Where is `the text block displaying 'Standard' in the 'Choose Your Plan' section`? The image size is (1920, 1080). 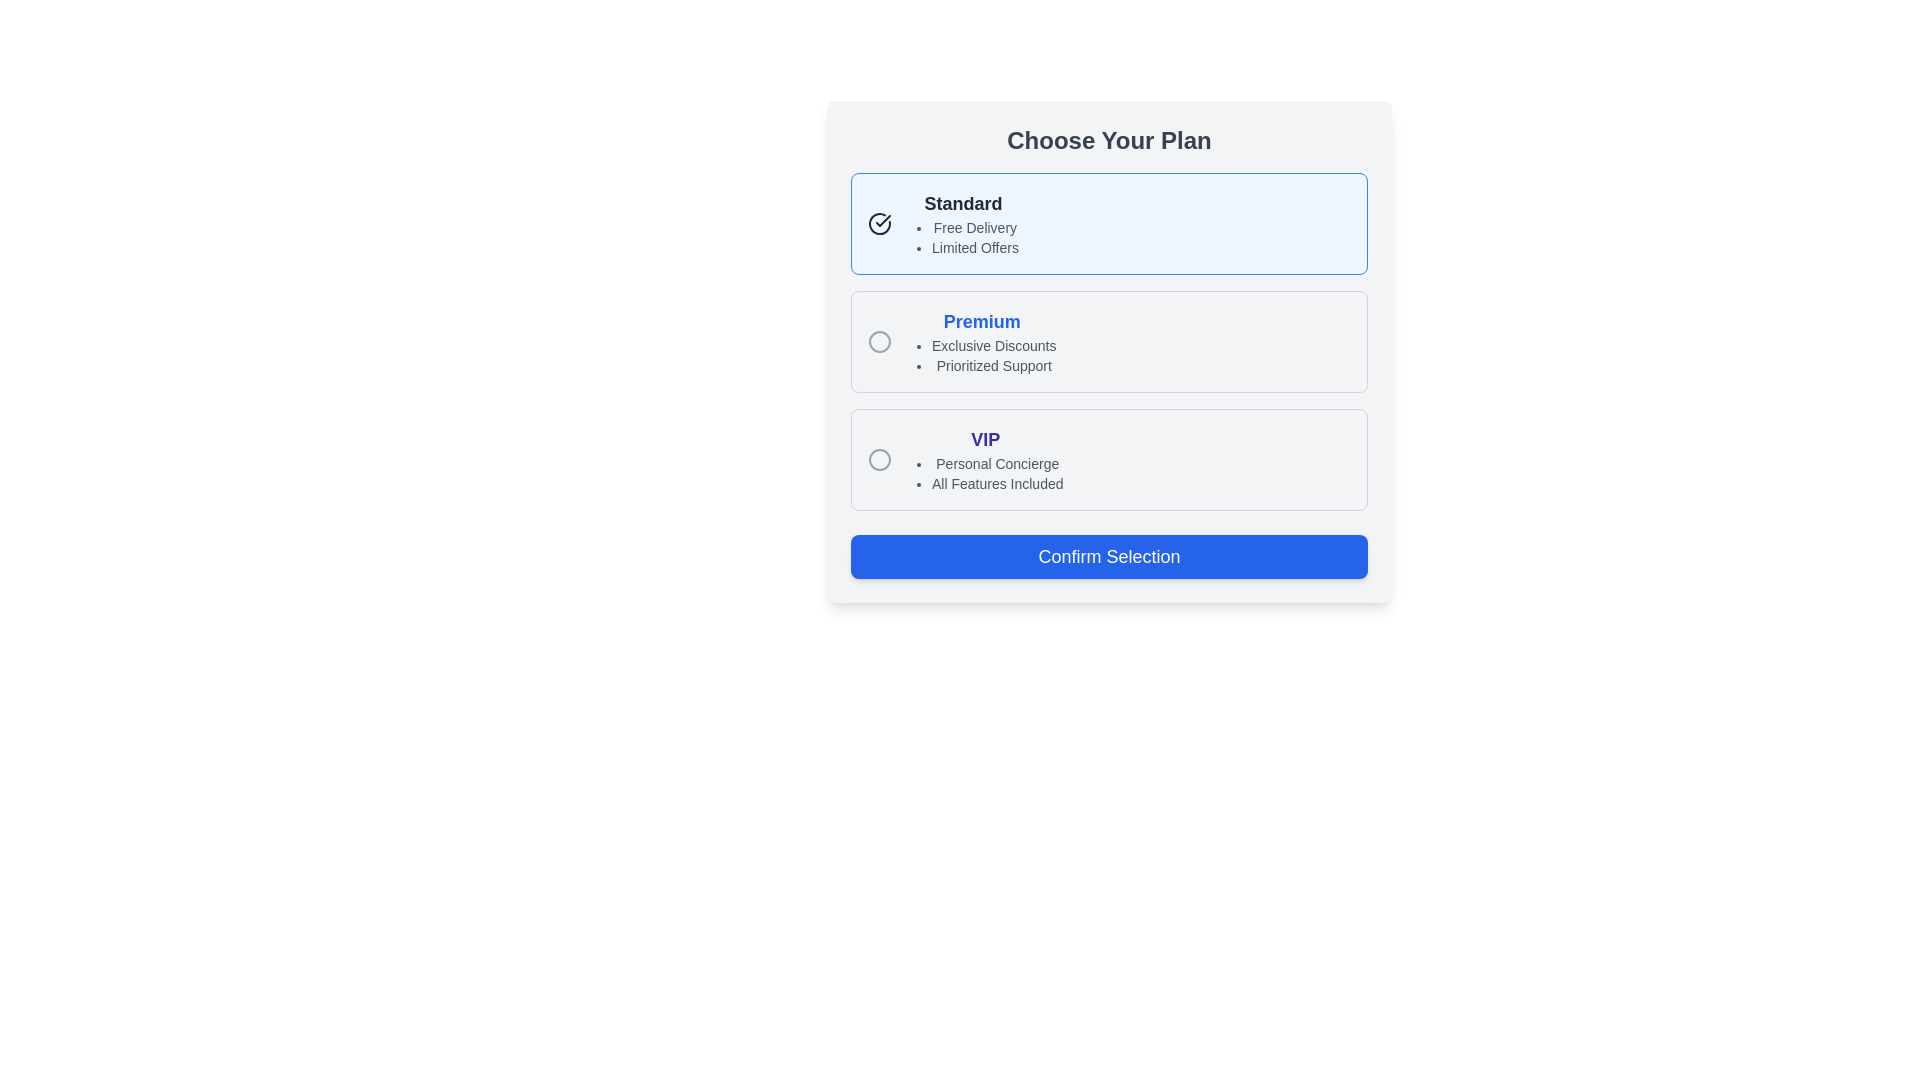
the text block displaying 'Standard' in the 'Choose Your Plan' section is located at coordinates (963, 223).